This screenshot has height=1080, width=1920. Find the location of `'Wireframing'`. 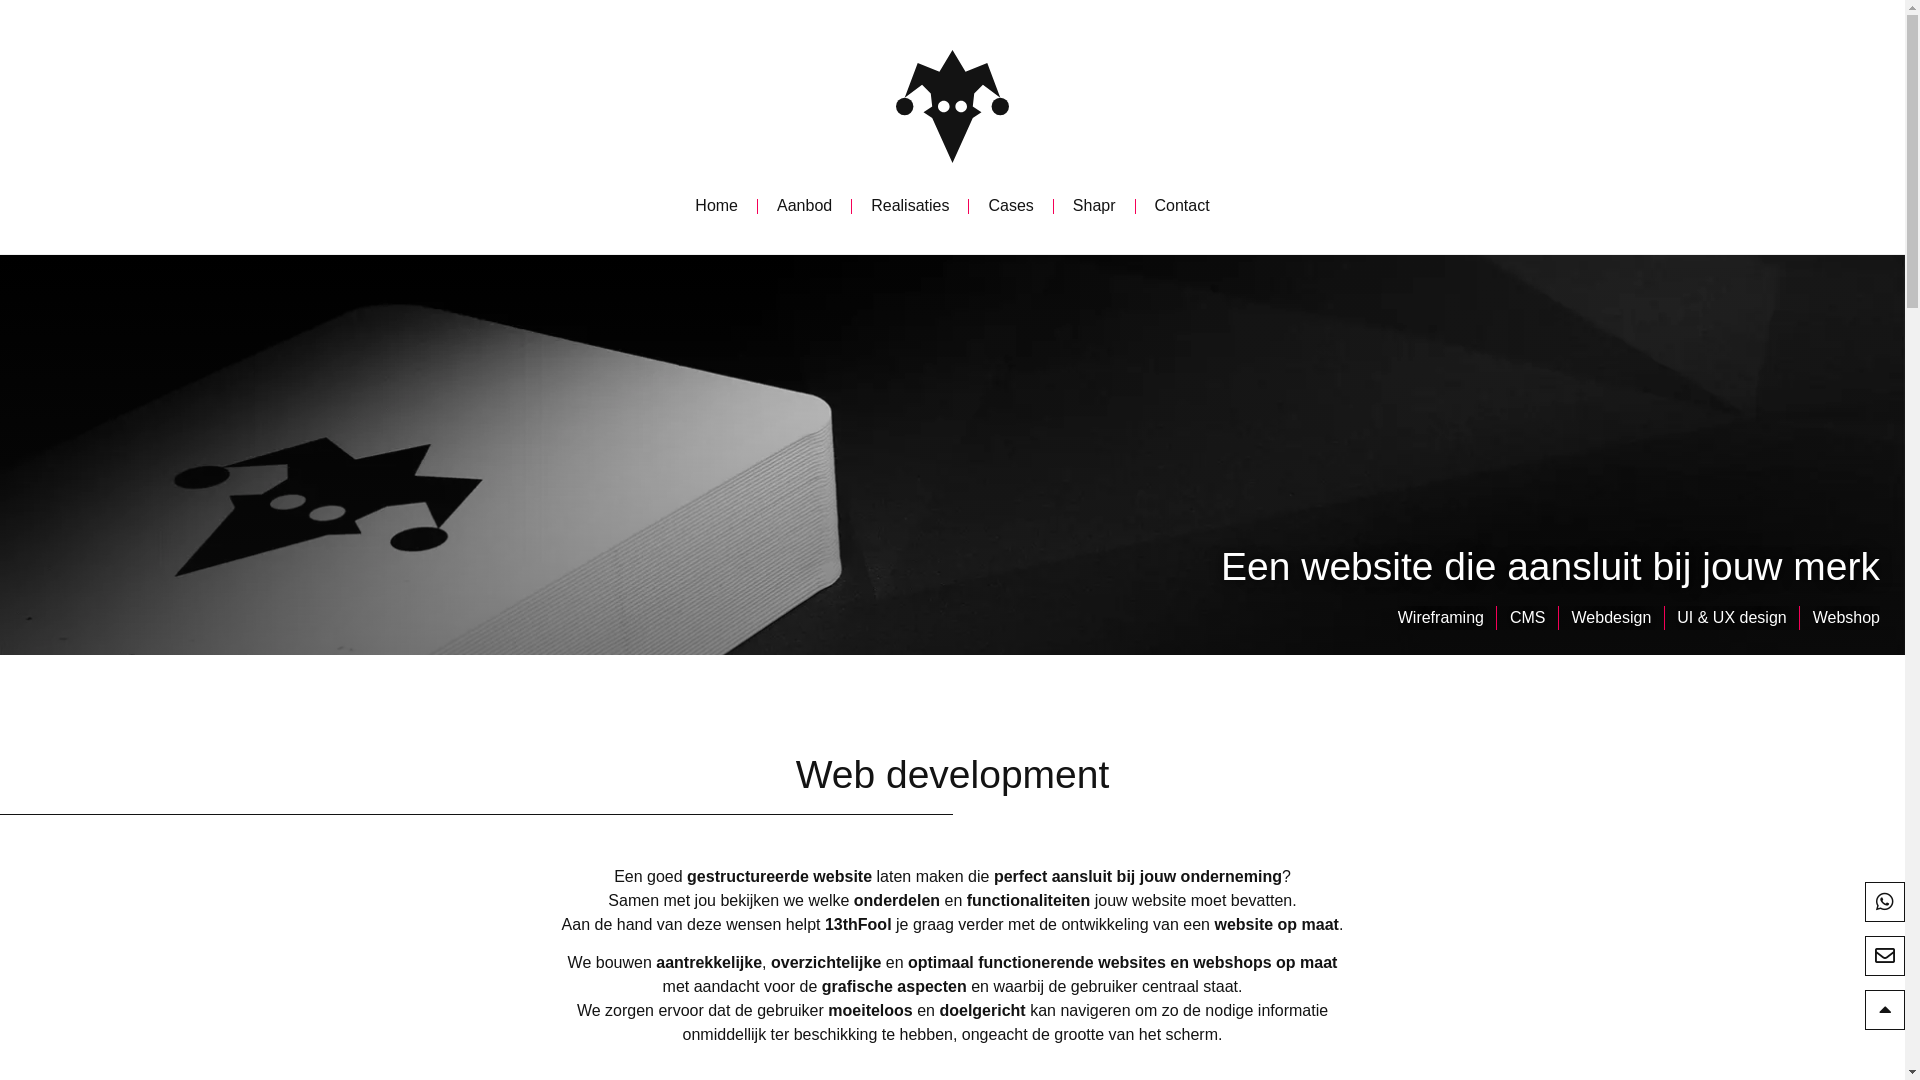

'Wireframing' is located at coordinates (1396, 616).